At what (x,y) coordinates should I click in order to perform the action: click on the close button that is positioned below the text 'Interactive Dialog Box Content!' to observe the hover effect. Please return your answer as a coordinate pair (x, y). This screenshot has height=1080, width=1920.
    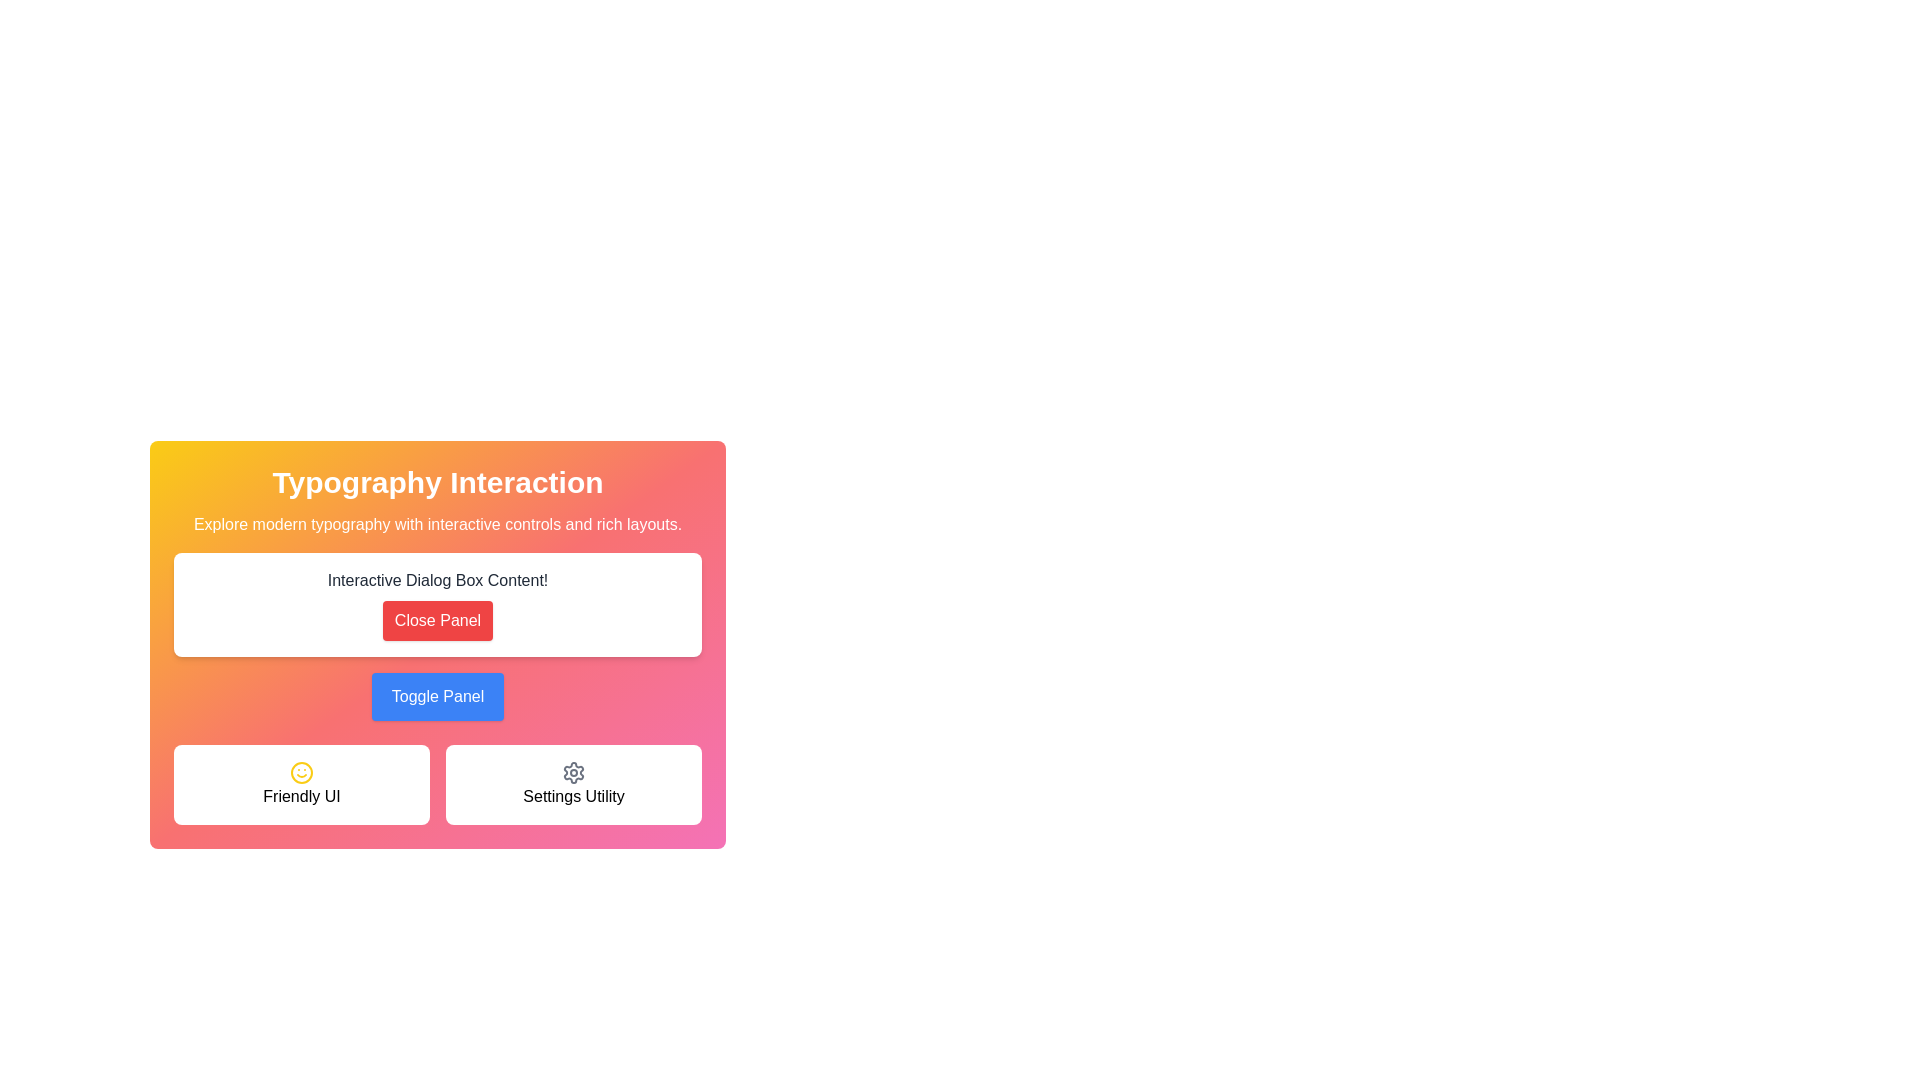
    Looking at the image, I should click on (436, 620).